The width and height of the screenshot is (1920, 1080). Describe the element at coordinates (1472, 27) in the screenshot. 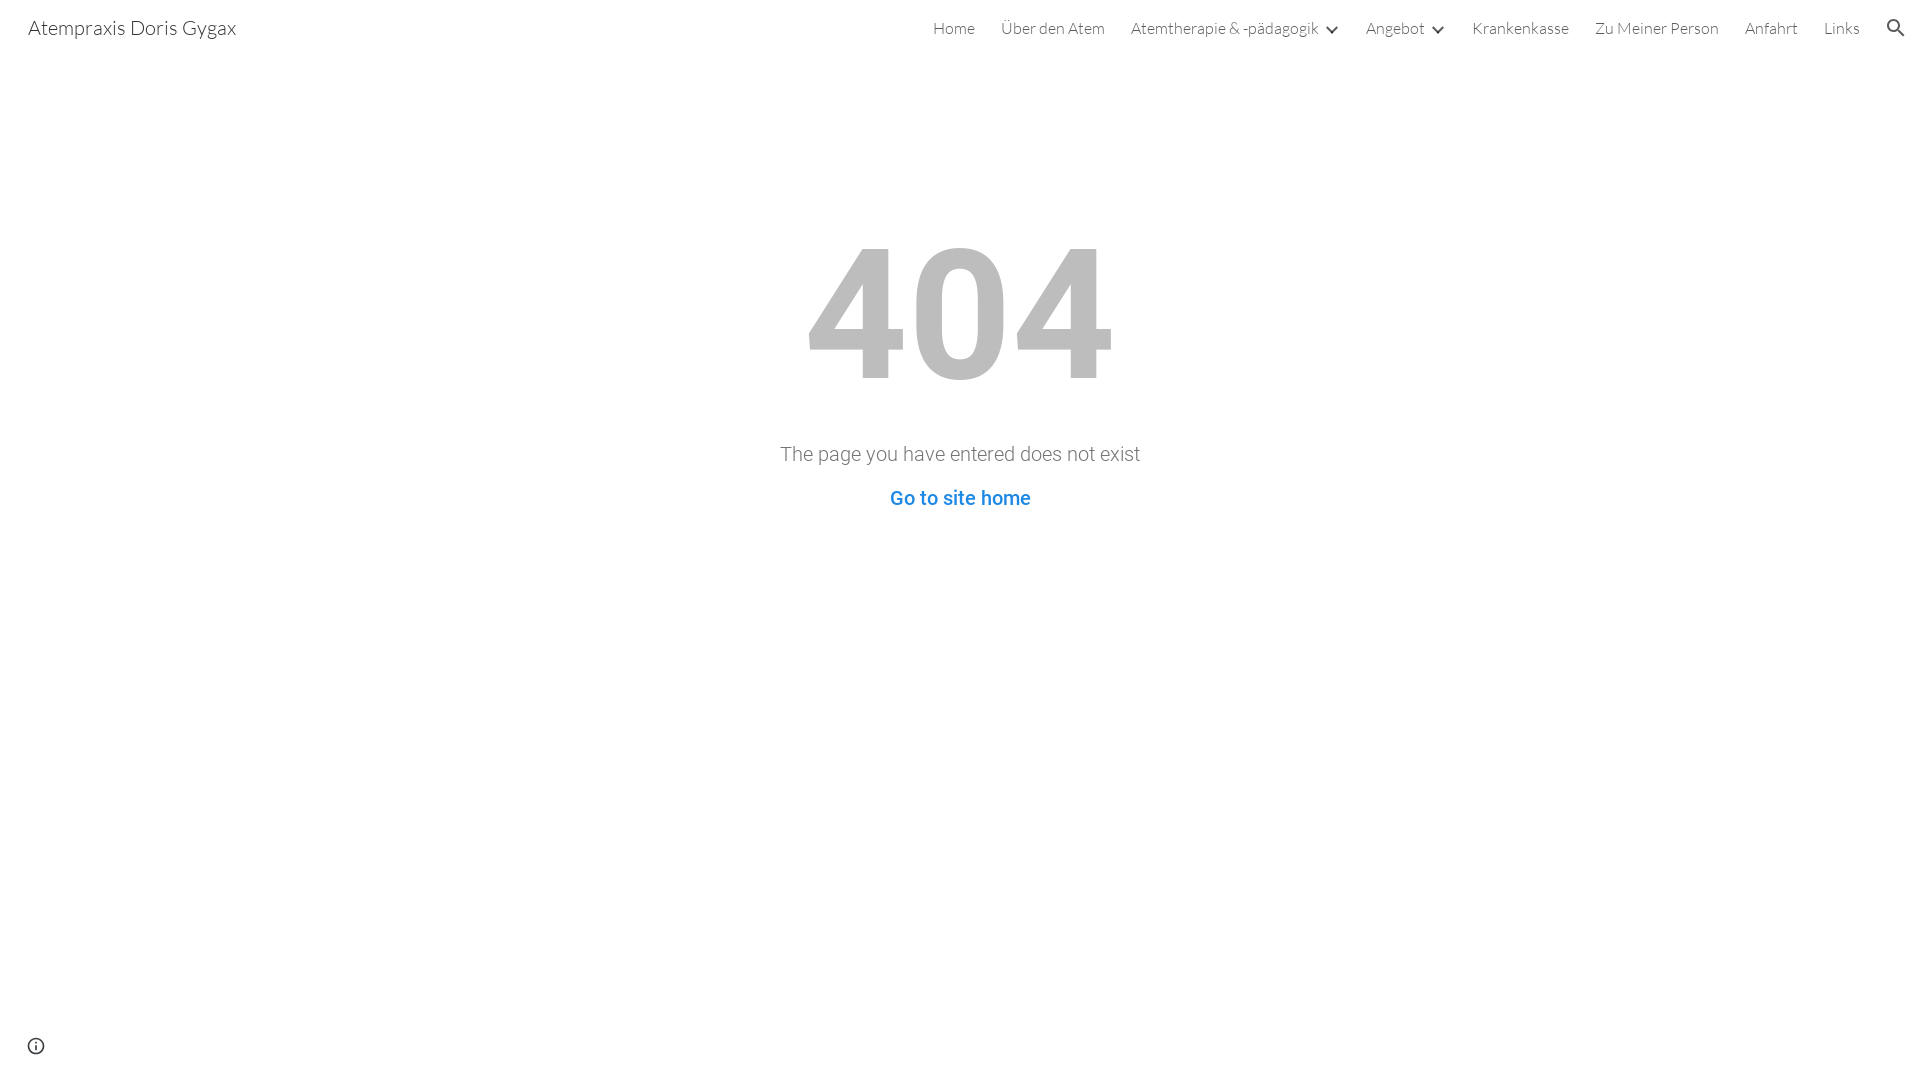

I see `'Krankenkasse'` at that location.